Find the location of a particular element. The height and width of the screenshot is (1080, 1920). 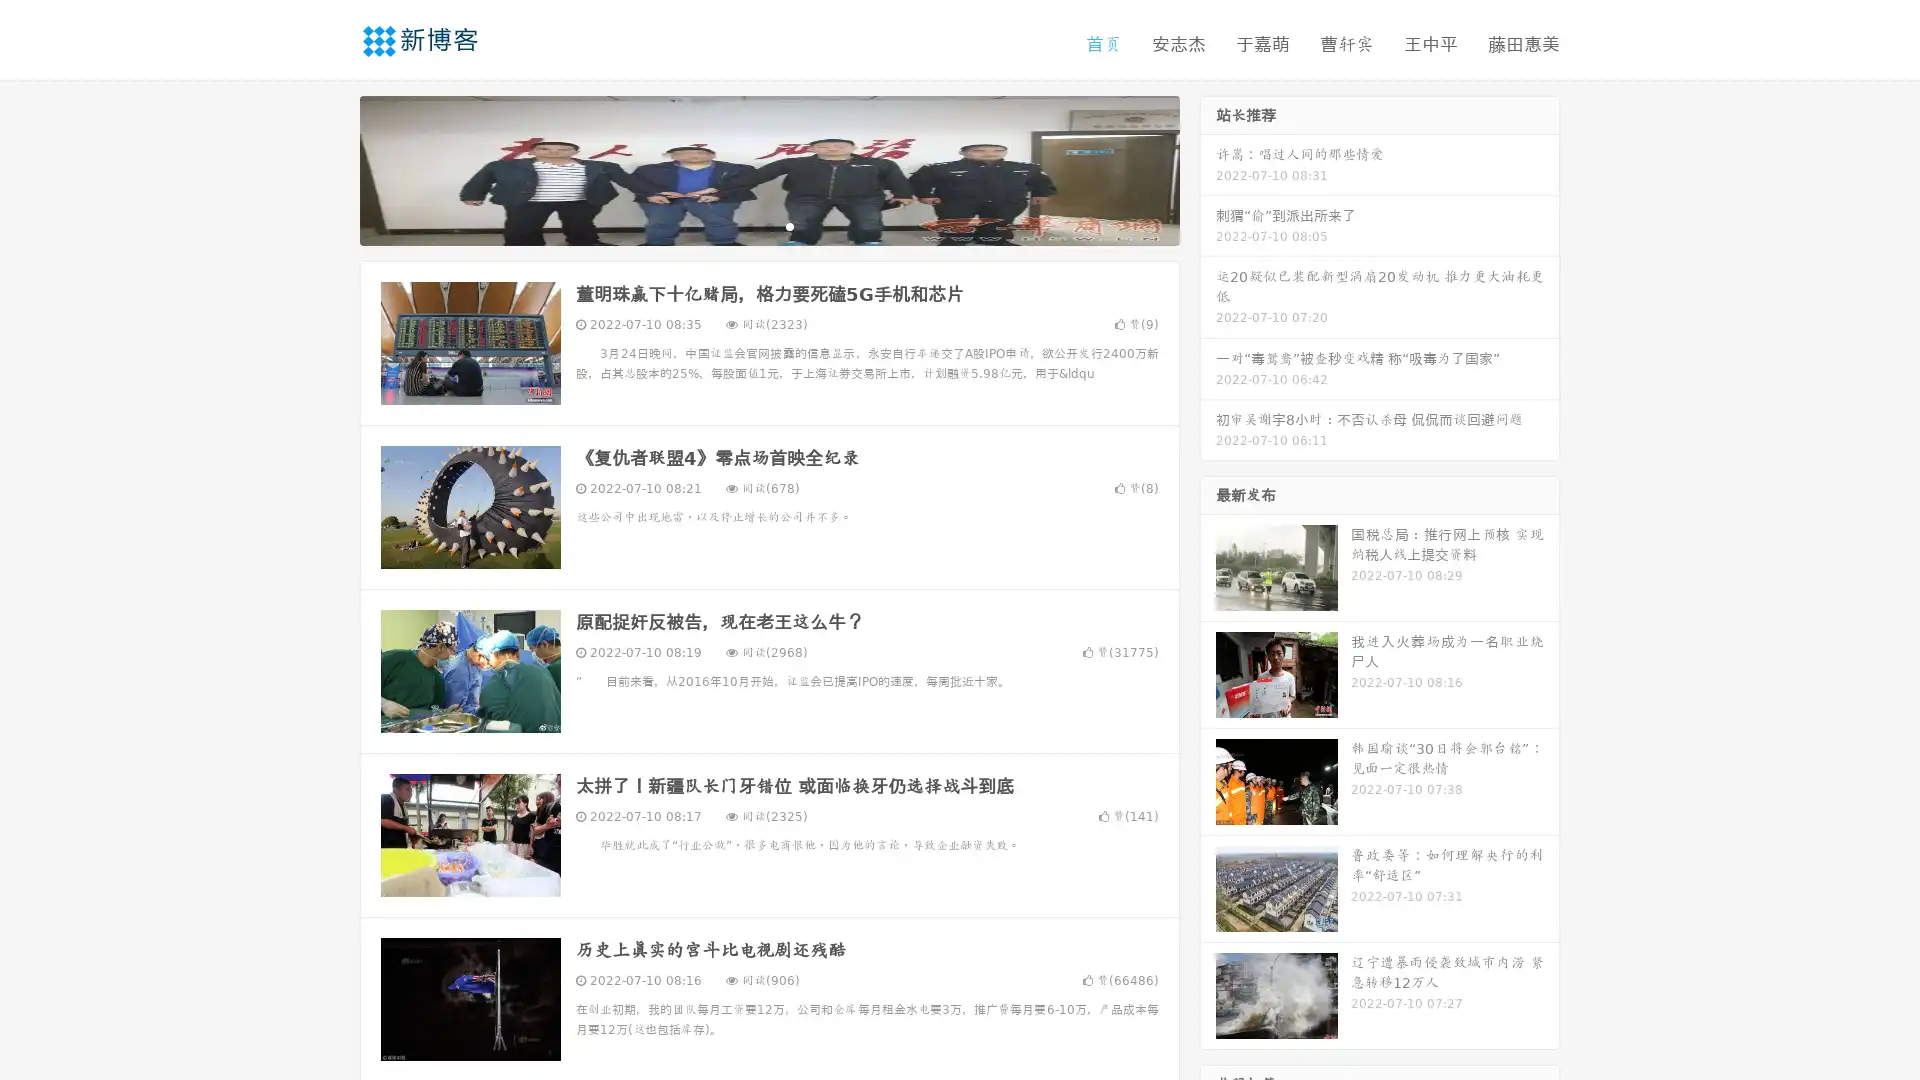

Next slide is located at coordinates (1208, 168).